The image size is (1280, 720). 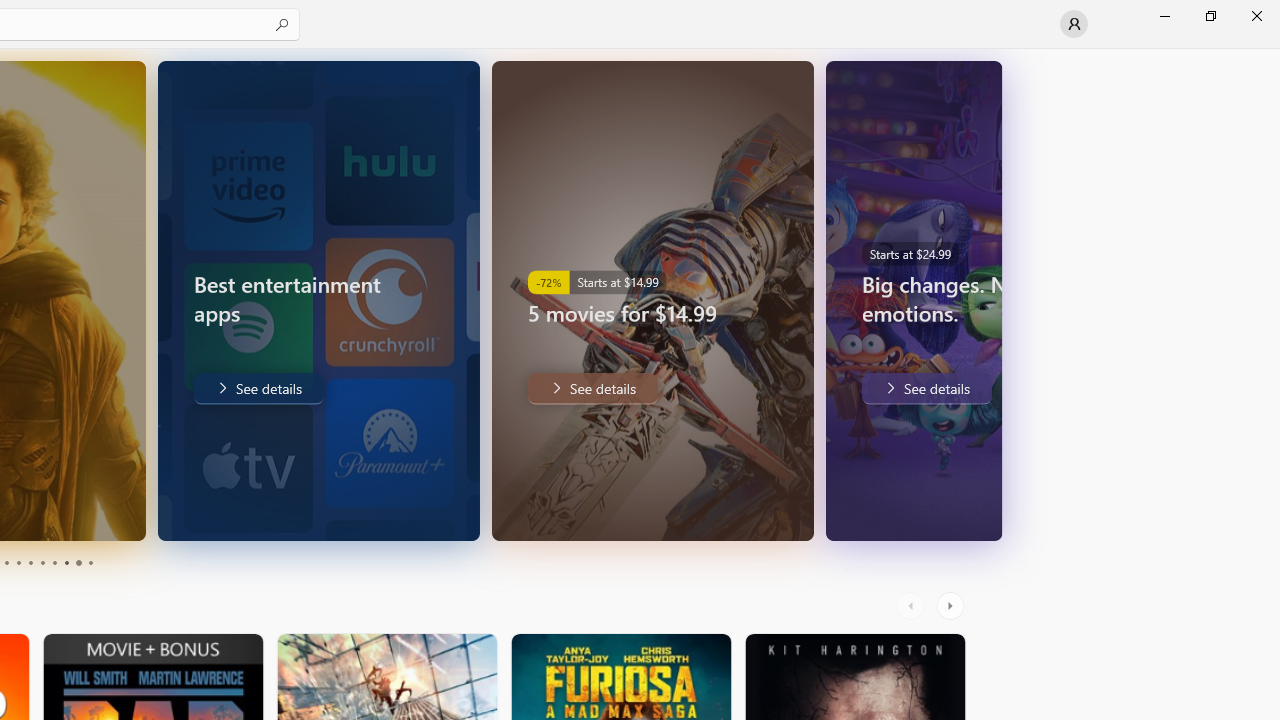 I want to click on 'Page 6', so click(x=42, y=563).